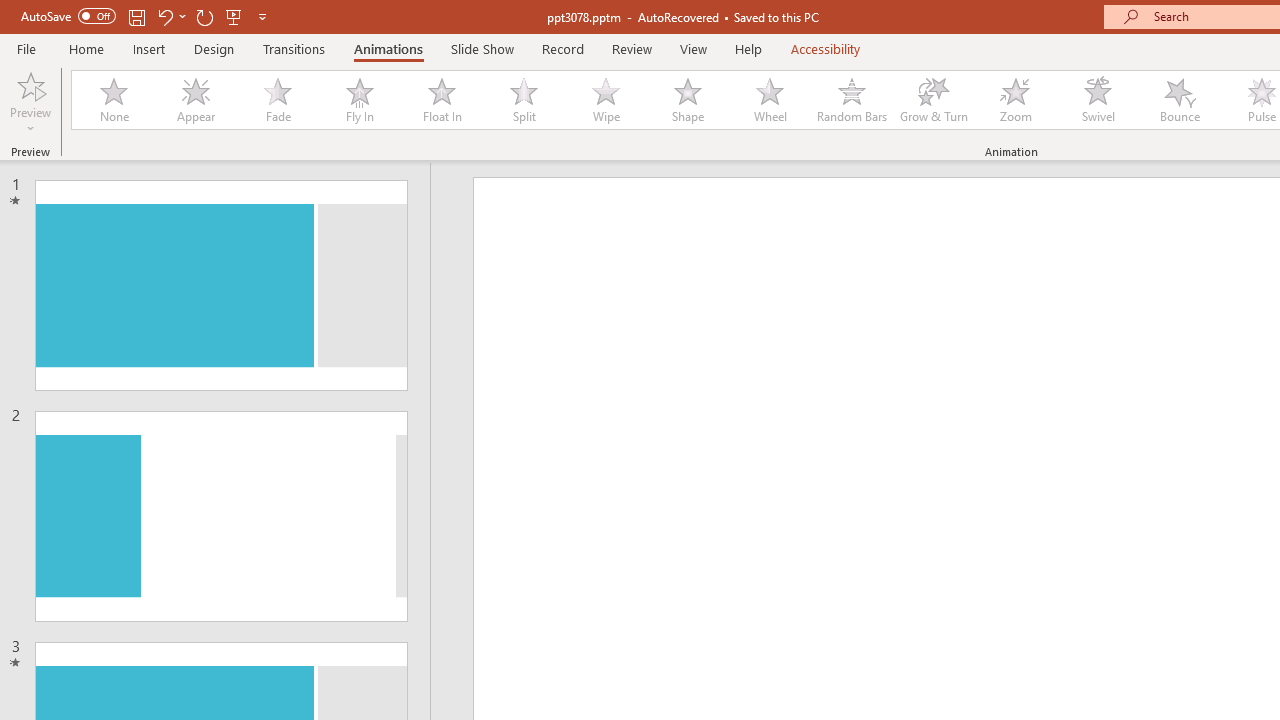 This screenshot has width=1280, height=720. What do you see at coordinates (604, 100) in the screenshot?
I see `'Wipe'` at bounding box center [604, 100].